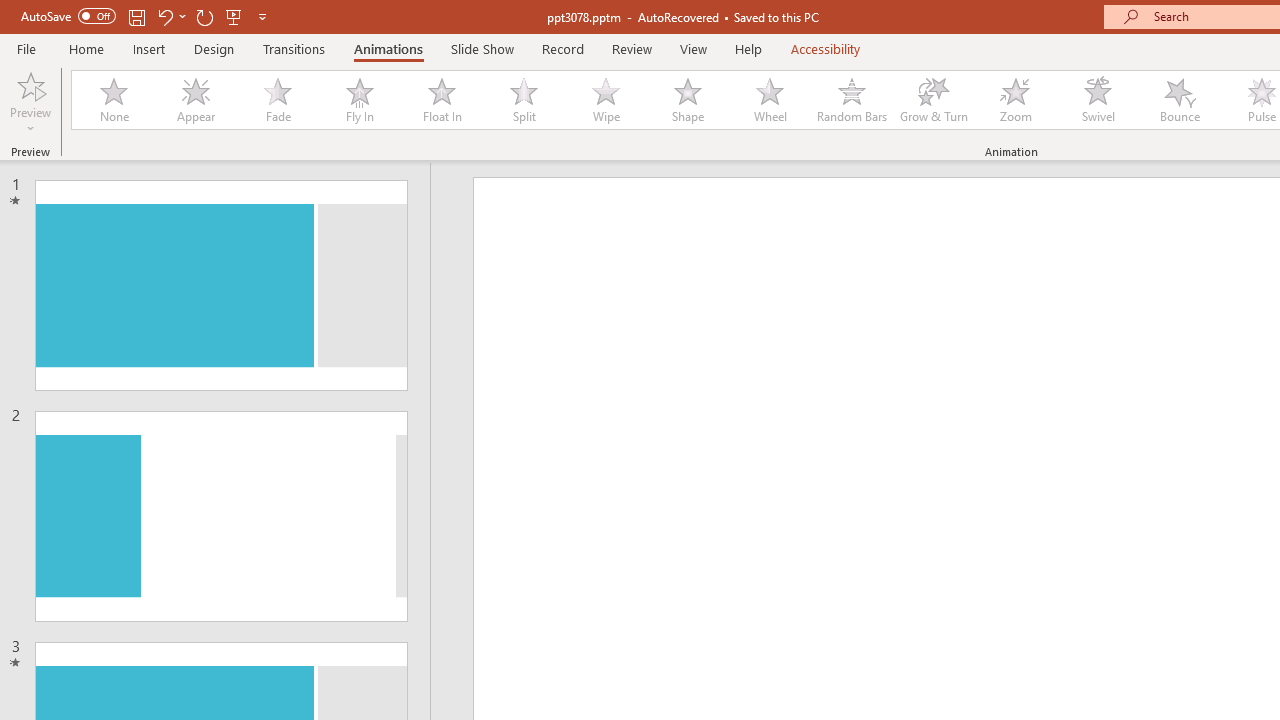 This screenshot has width=1280, height=720. What do you see at coordinates (604, 100) in the screenshot?
I see `'Wipe'` at bounding box center [604, 100].